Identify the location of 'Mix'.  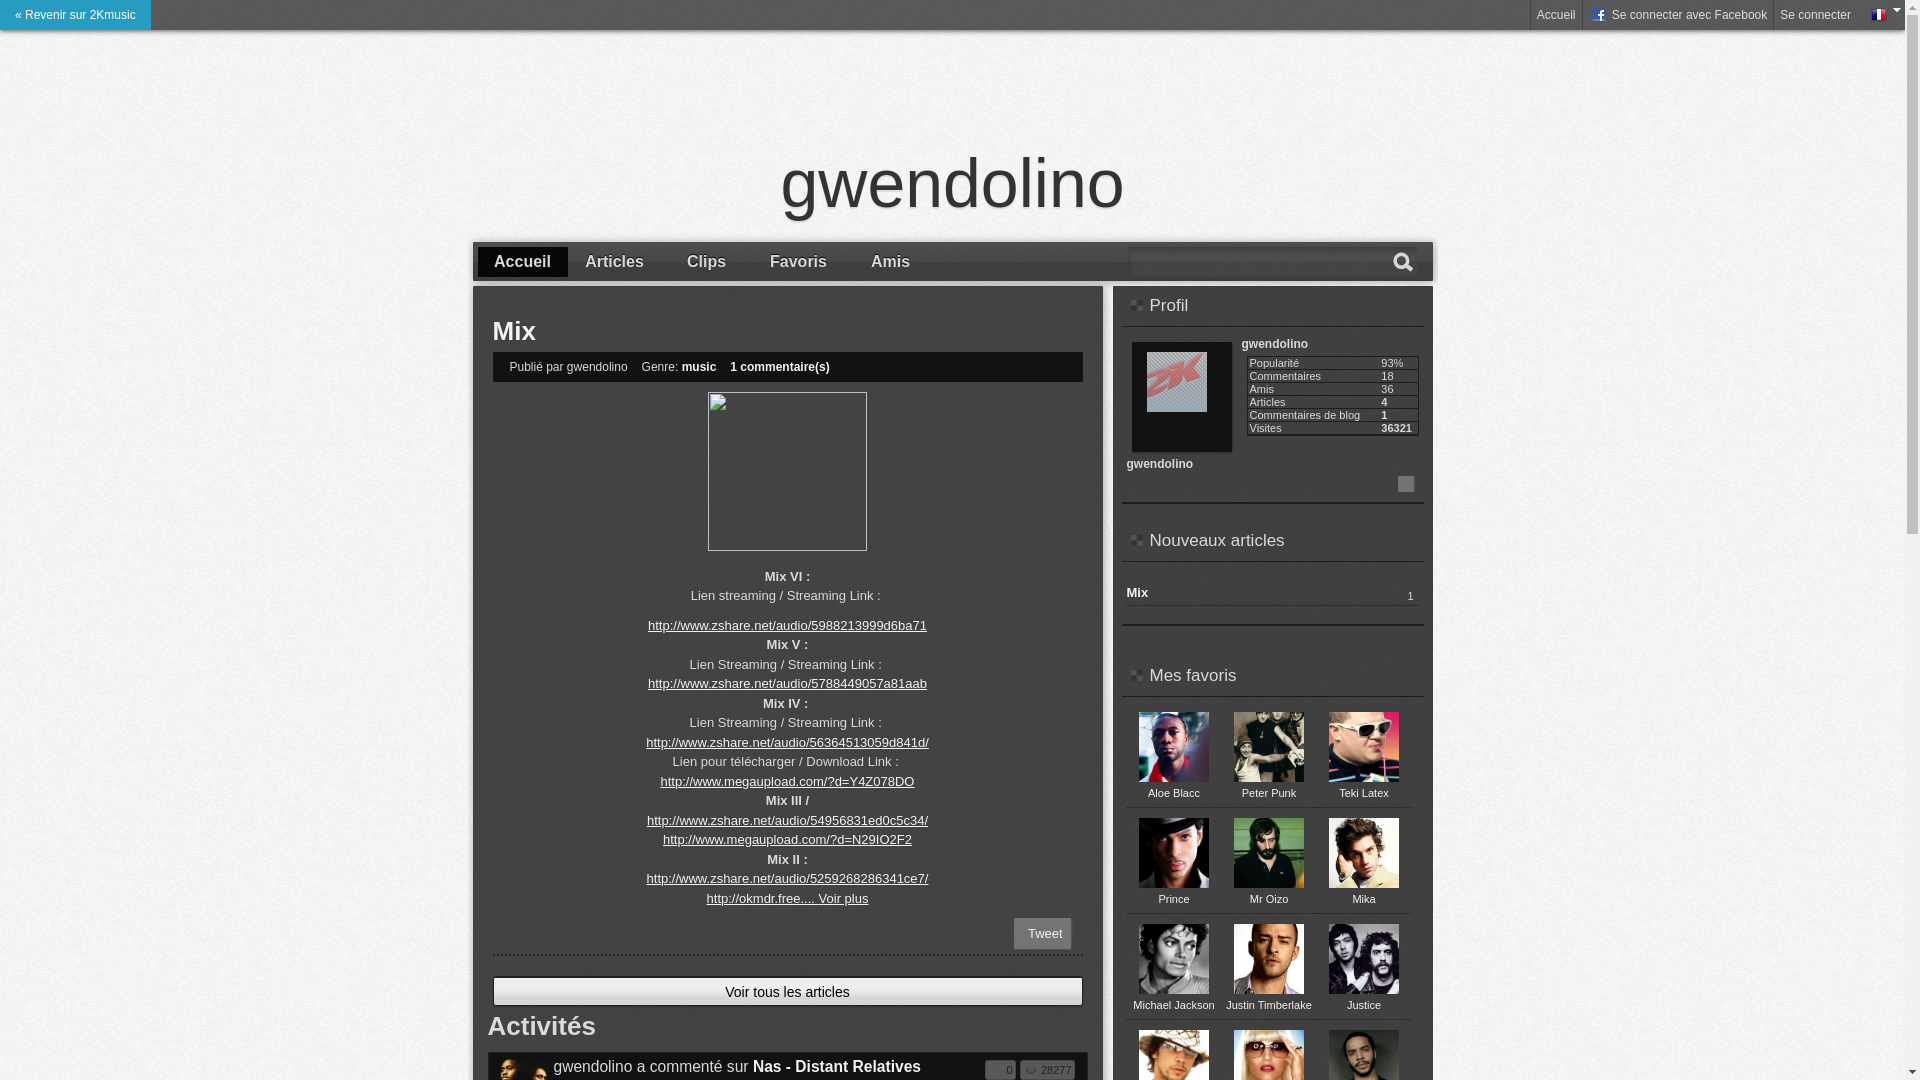
(1137, 591).